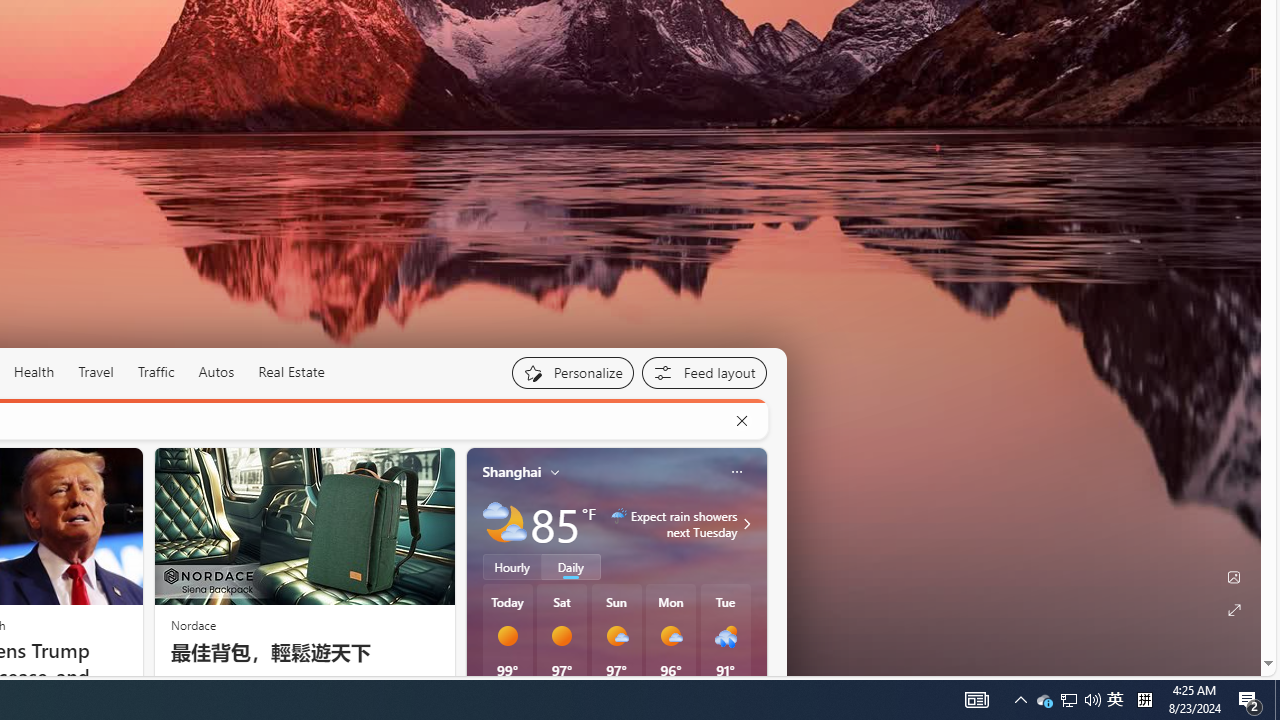 This screenshot has width=1280, height=720. What do you see at coordinates (560, 636) in the screenshot?
I see `'Sunny'` at bounding box center [560, 636].